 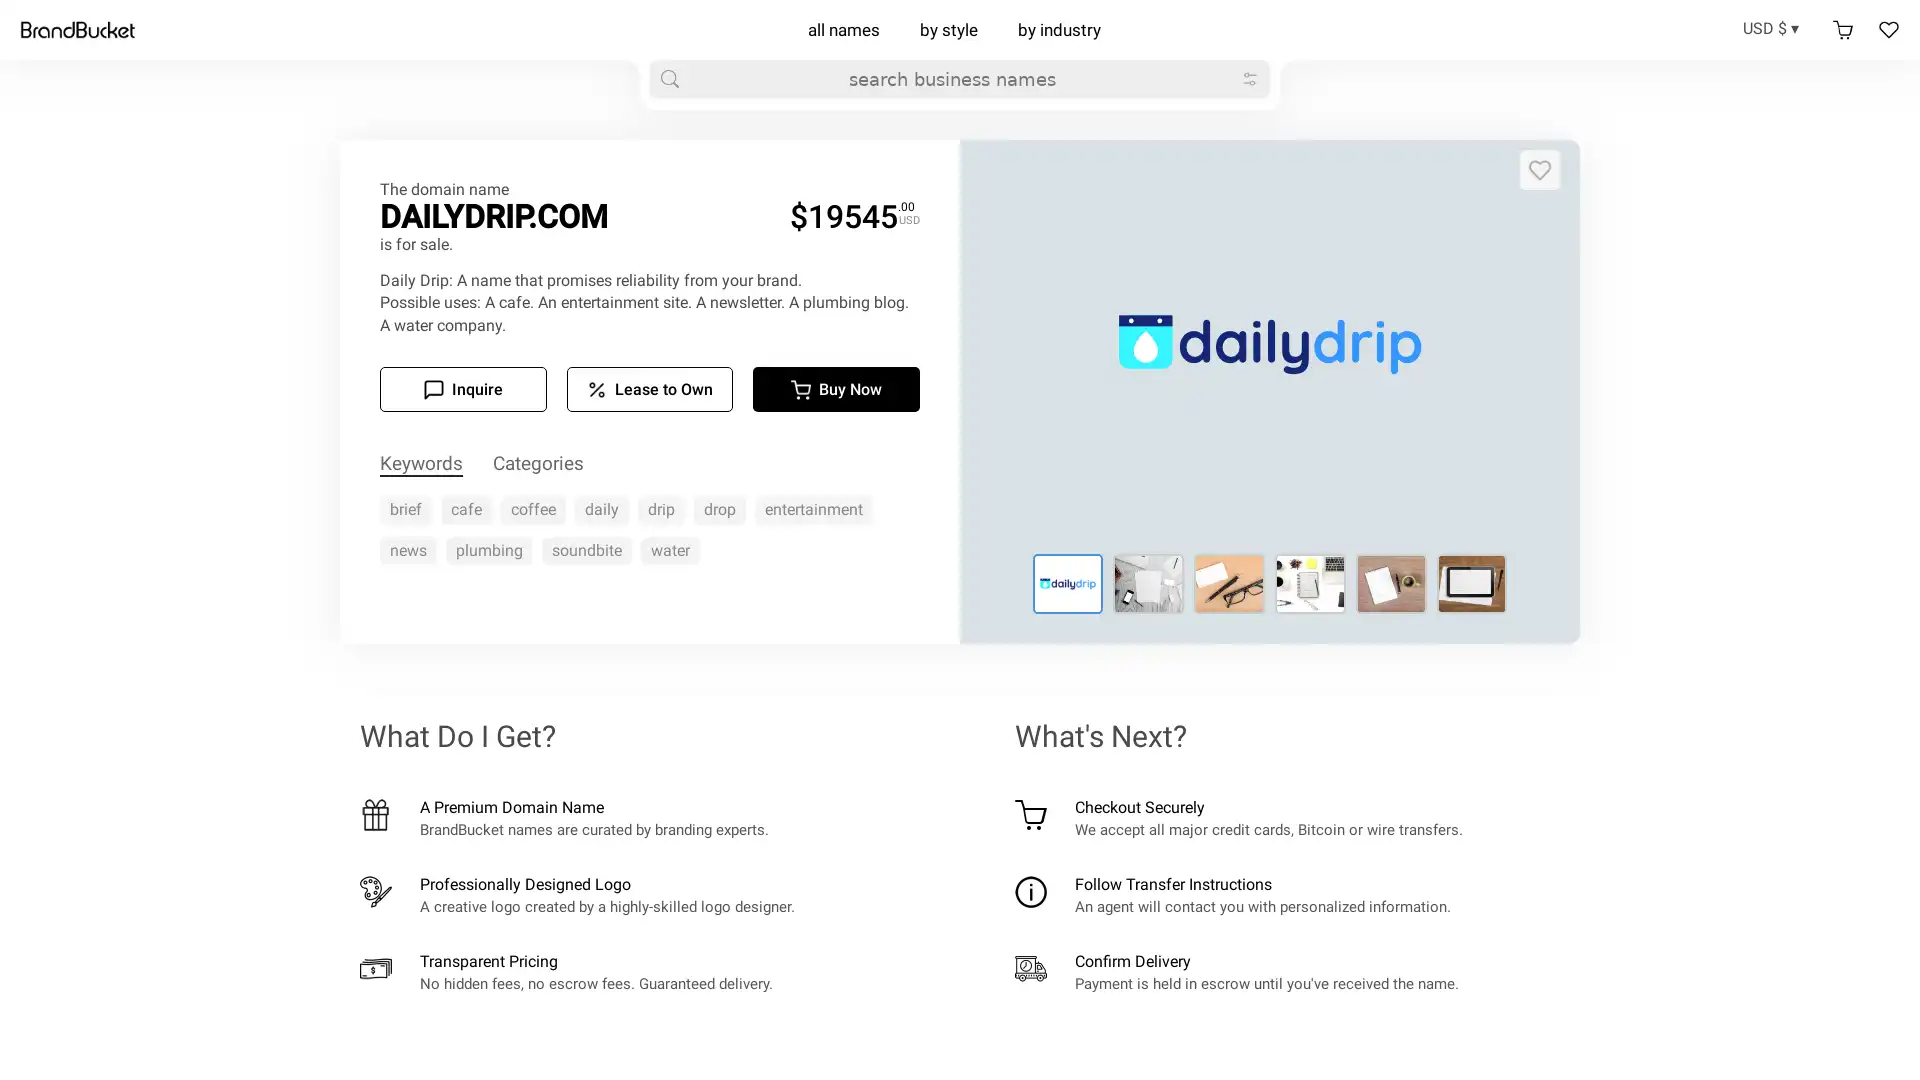 What do you see at coordinates (1066, 583) in the screenshot?
I see `Logo for dailydrip.com` at bounding box center [1066, 583].